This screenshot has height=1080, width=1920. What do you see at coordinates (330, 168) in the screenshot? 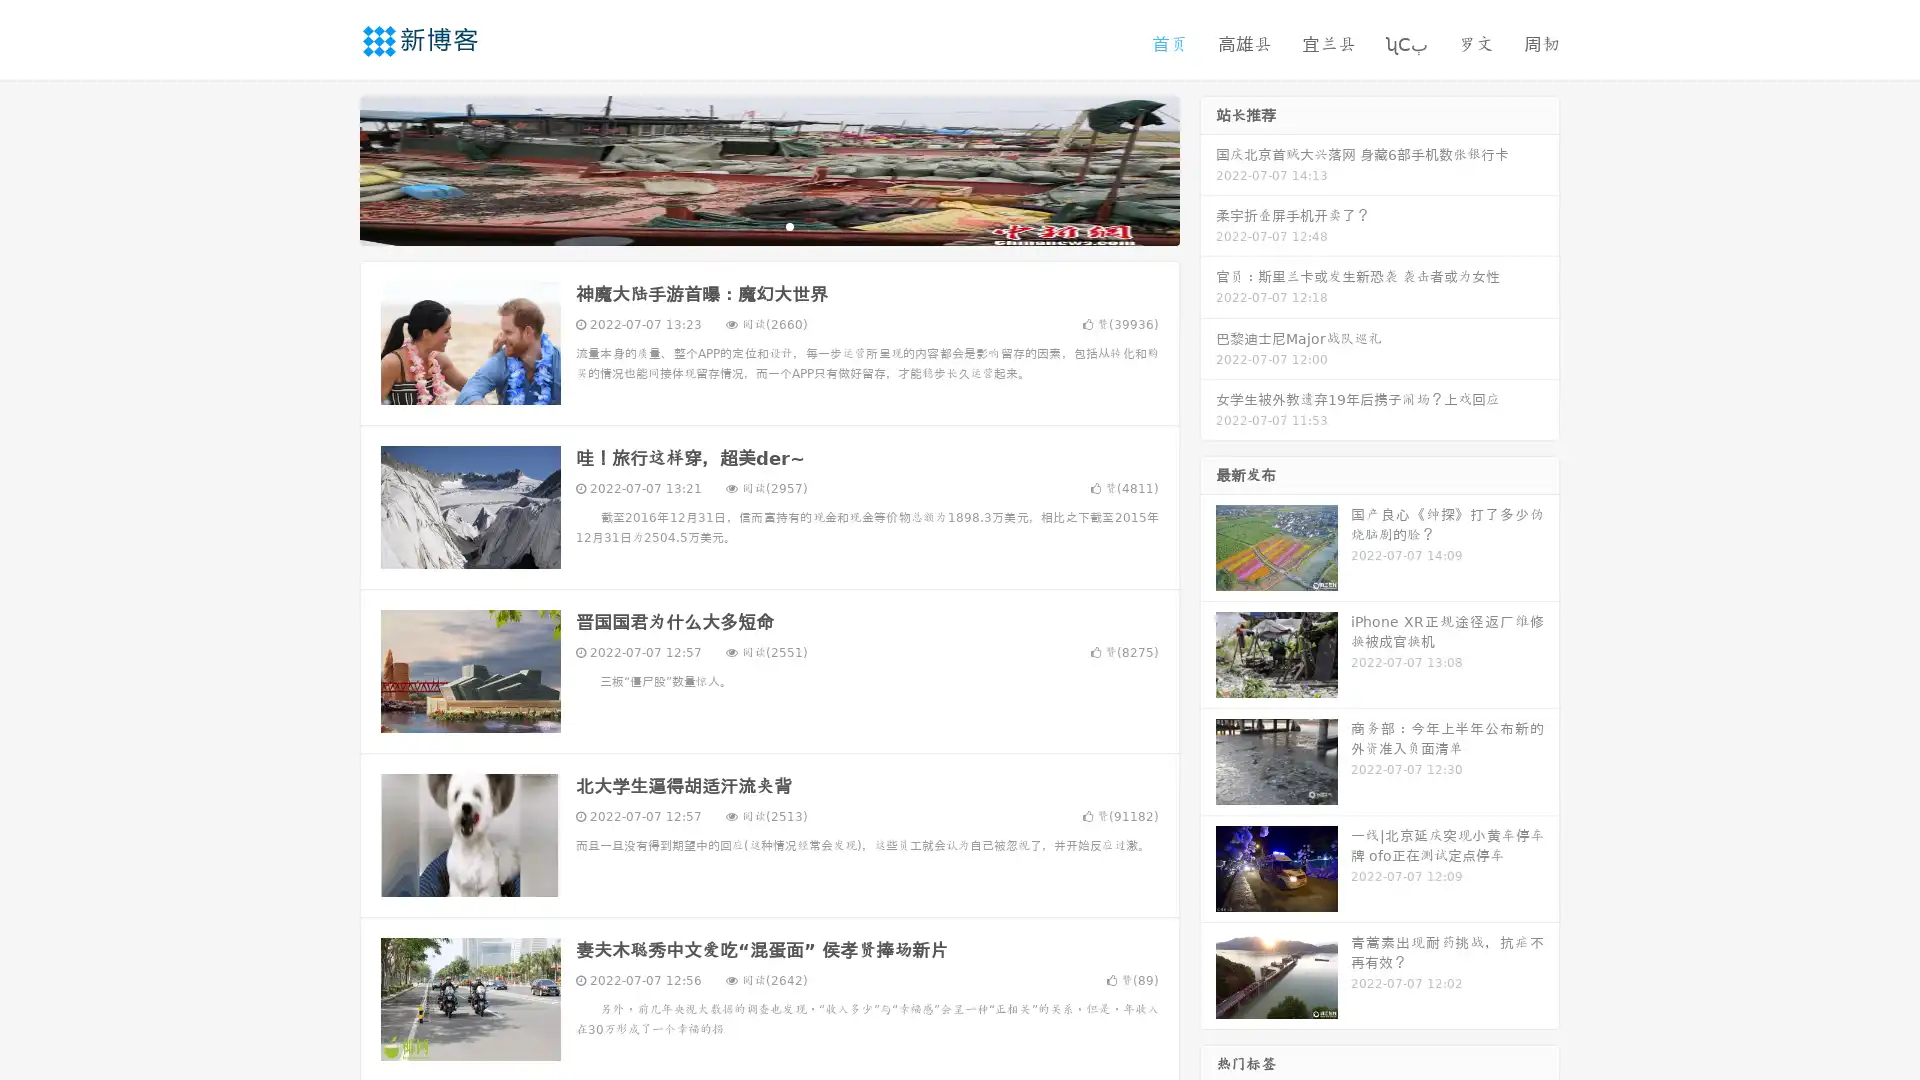
I see `Previous slide` at bounding box center [330, 168].